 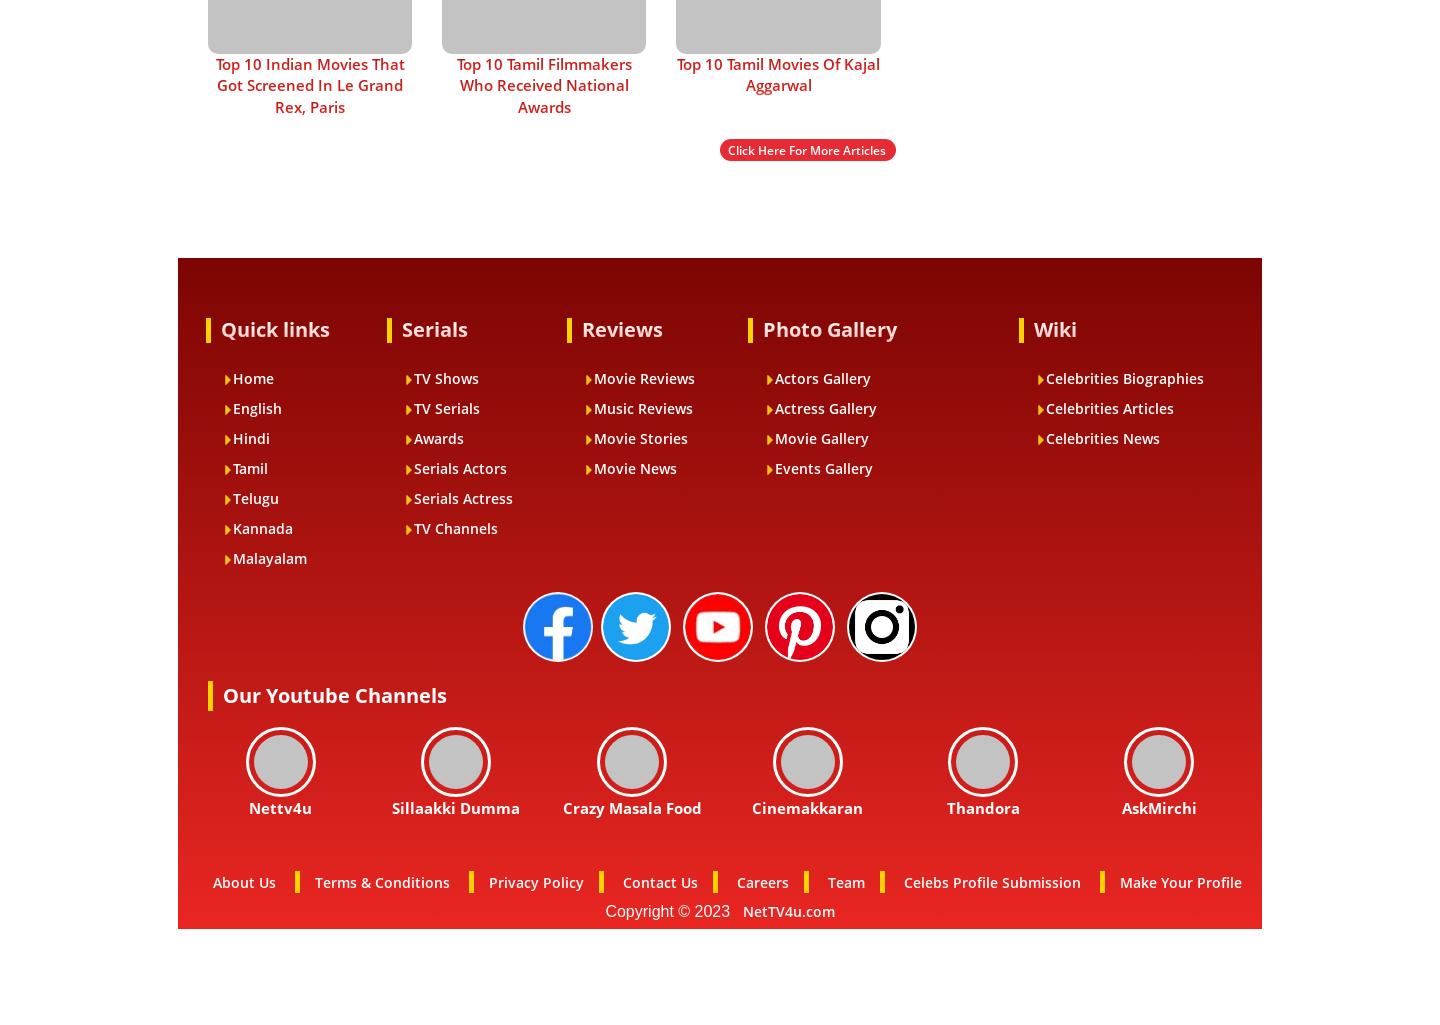 What do you see at coordinates (807, 805) in the screenshot?
I see `'Cinemakkaran'` at bounding box center [807, 805].